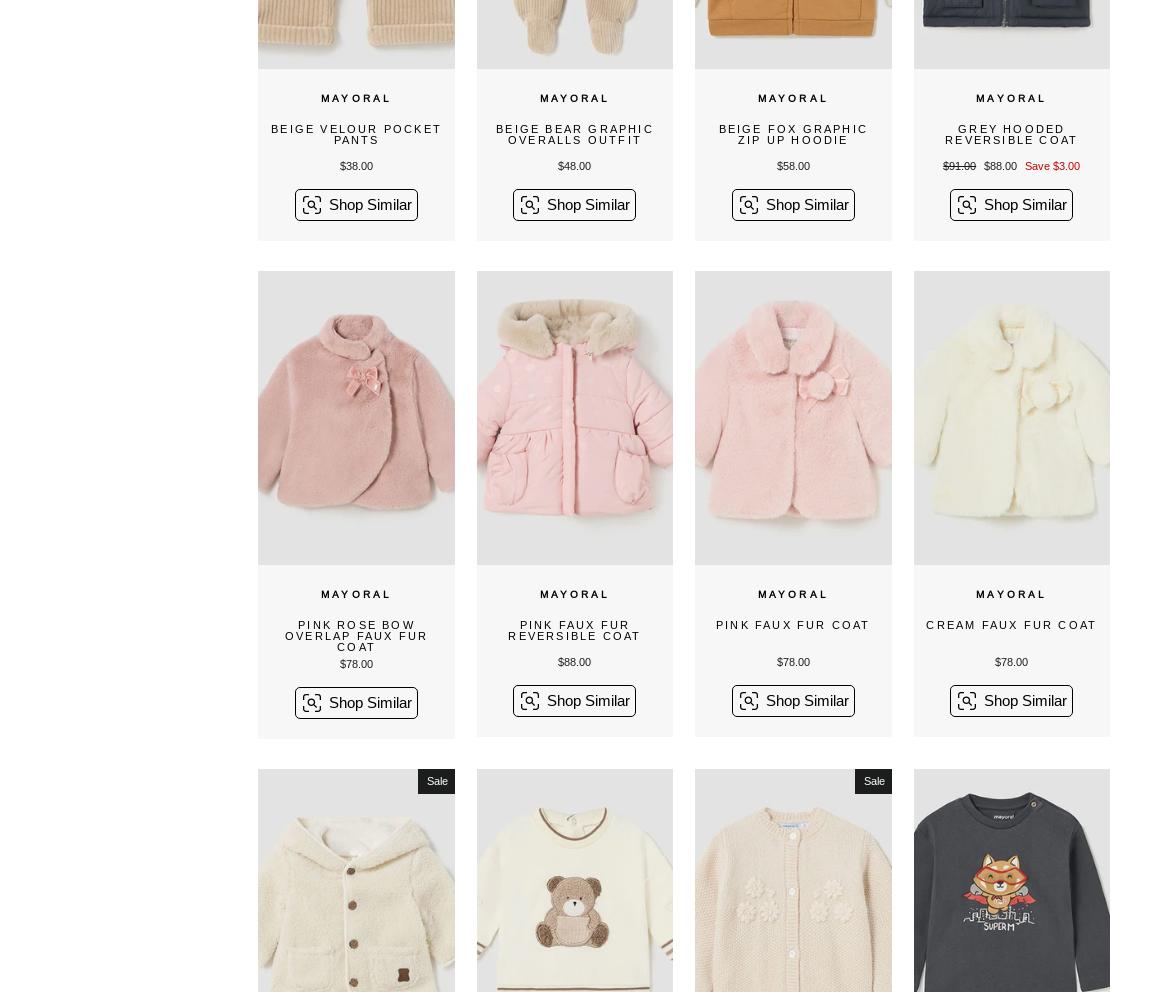  I want to click on '$48.00', so click(574, 164).